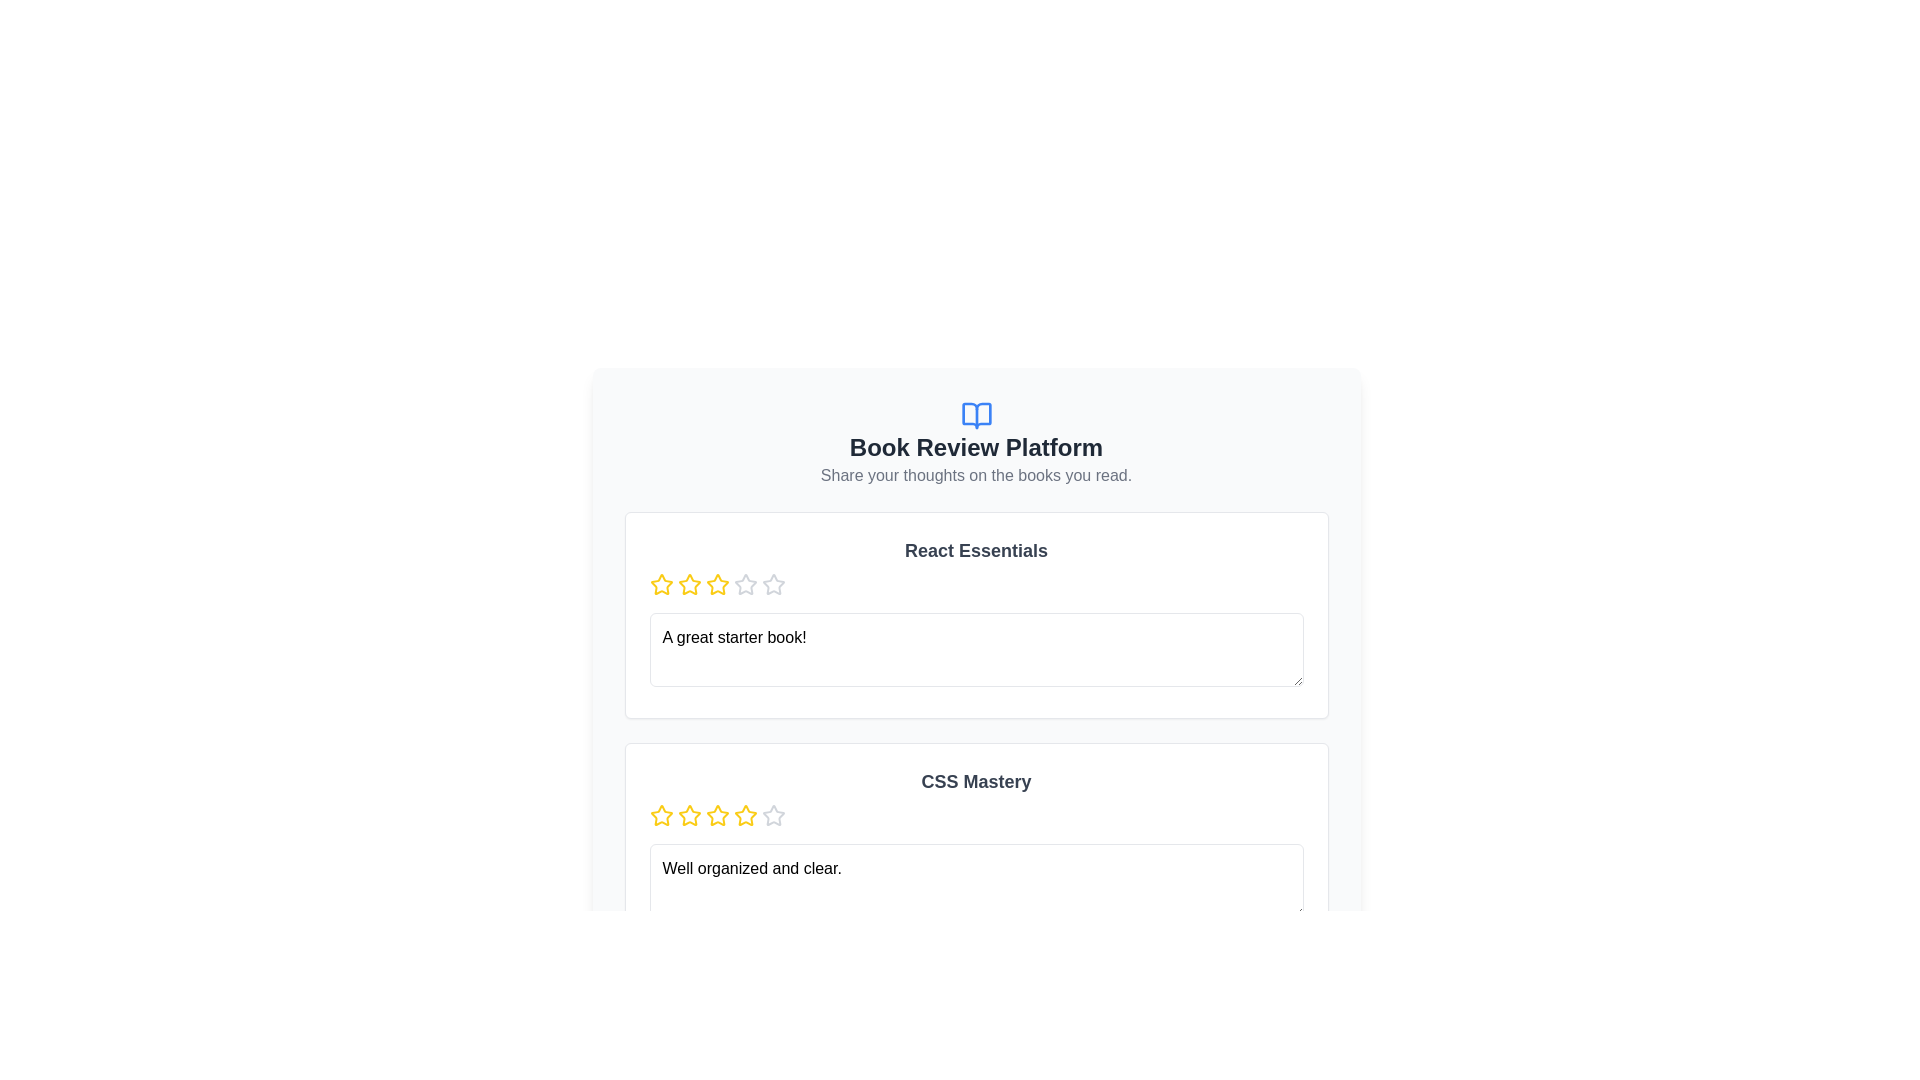 This screenshot has width=1920, height=1080. I want to click on one of the stars in the Rating component below the 'CSS Mastery' title, so click(976, 816).